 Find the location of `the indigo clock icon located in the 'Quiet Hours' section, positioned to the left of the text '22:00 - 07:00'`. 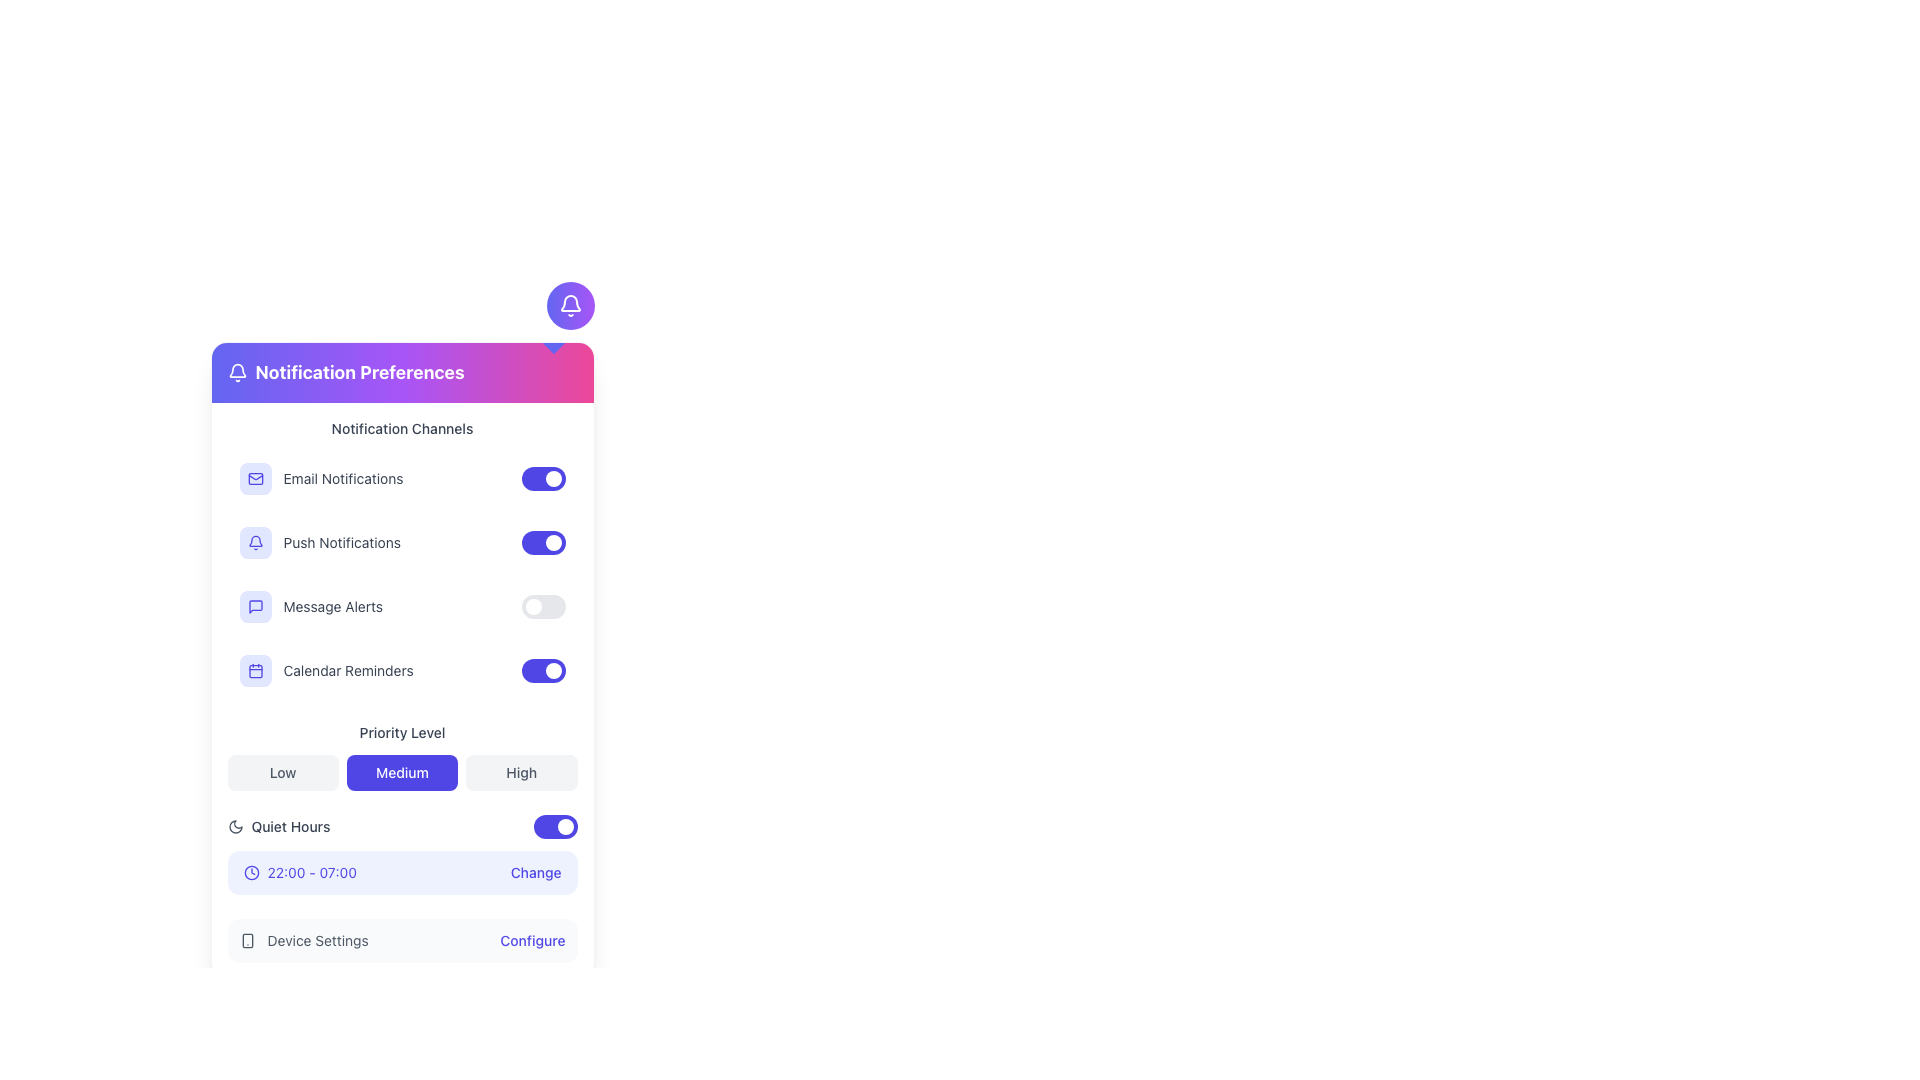

the indigo clock icon located in the 'Quiet Hours' section, positioned to the left of the text '22:00 - 07:00' is located at coordinates (250, 871).